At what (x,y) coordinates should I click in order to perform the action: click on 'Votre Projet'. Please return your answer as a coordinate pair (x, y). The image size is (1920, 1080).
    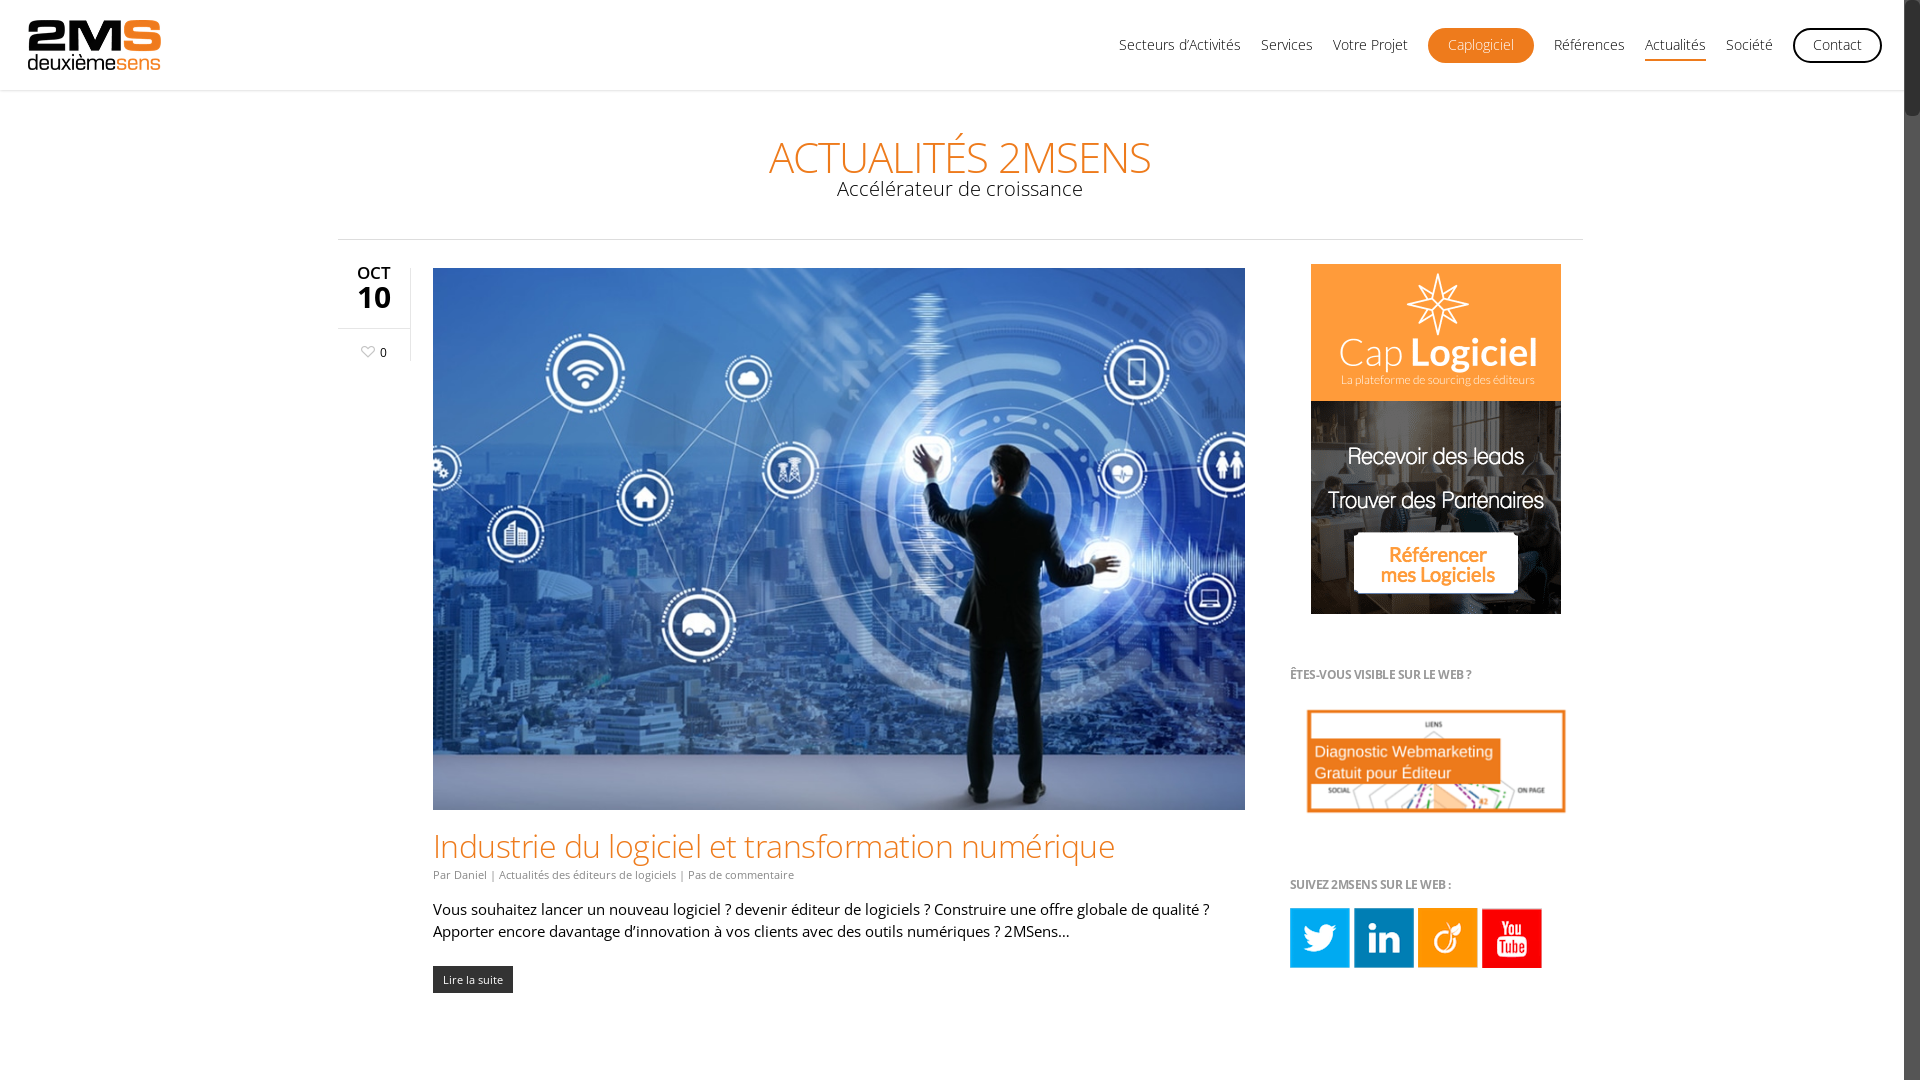
    Looking at the image, I should click on (1333, 53).